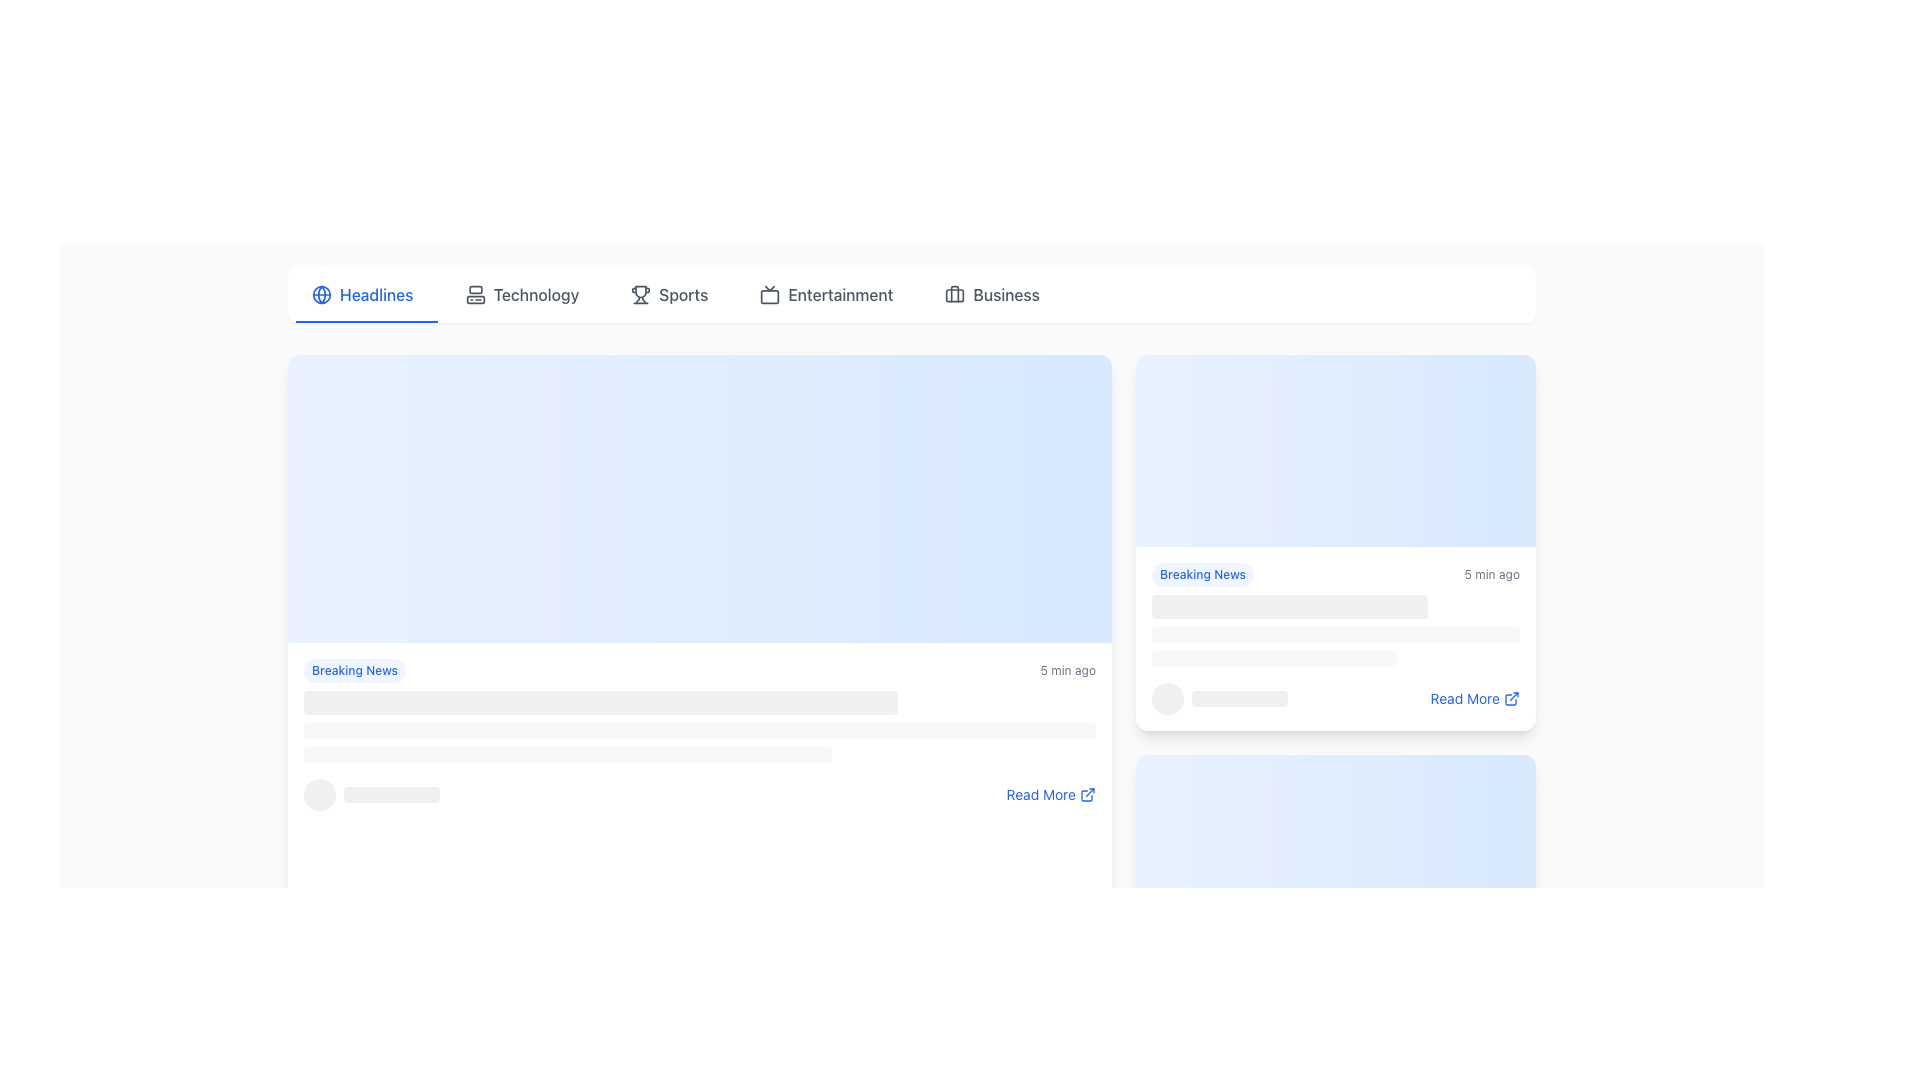 The height and width of the screenshot is (1080, 1920). What do you see at coordinates (641, 294) in the screenshot?
I see `the 'Sports' icon in the navigation menu, which visually represents the 'Sports' category situated between the 'Technology' and 'Entertainment' buttons` at bounding box center [641, 294].